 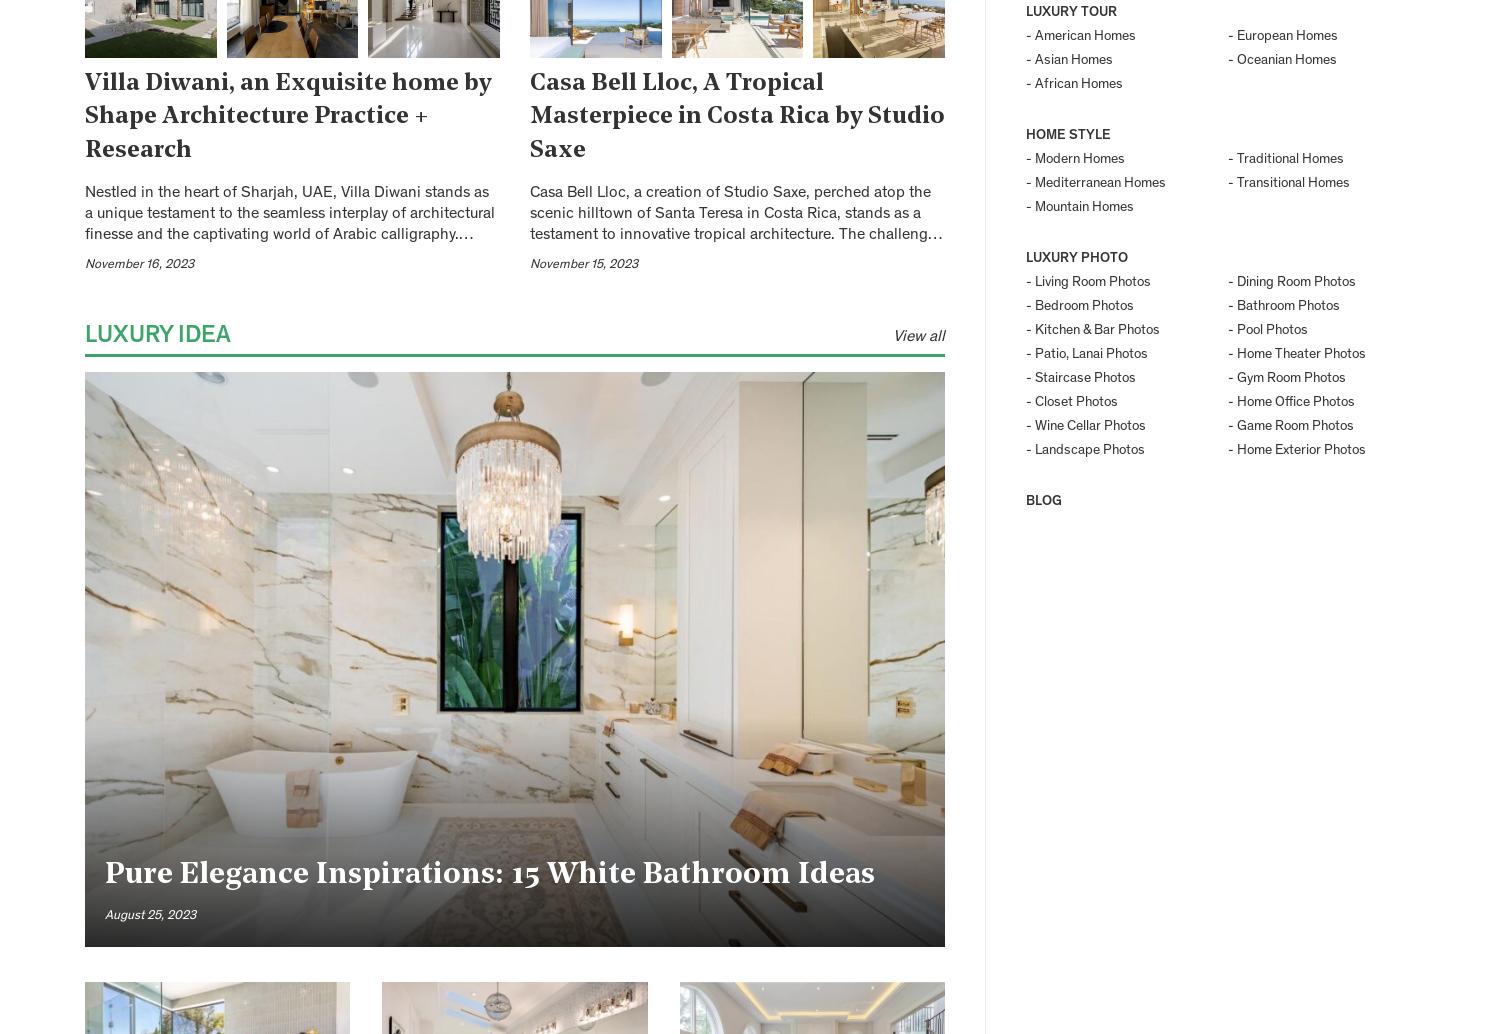 I want to click on '- Transitional Homes', so click(x=1288, y=183).